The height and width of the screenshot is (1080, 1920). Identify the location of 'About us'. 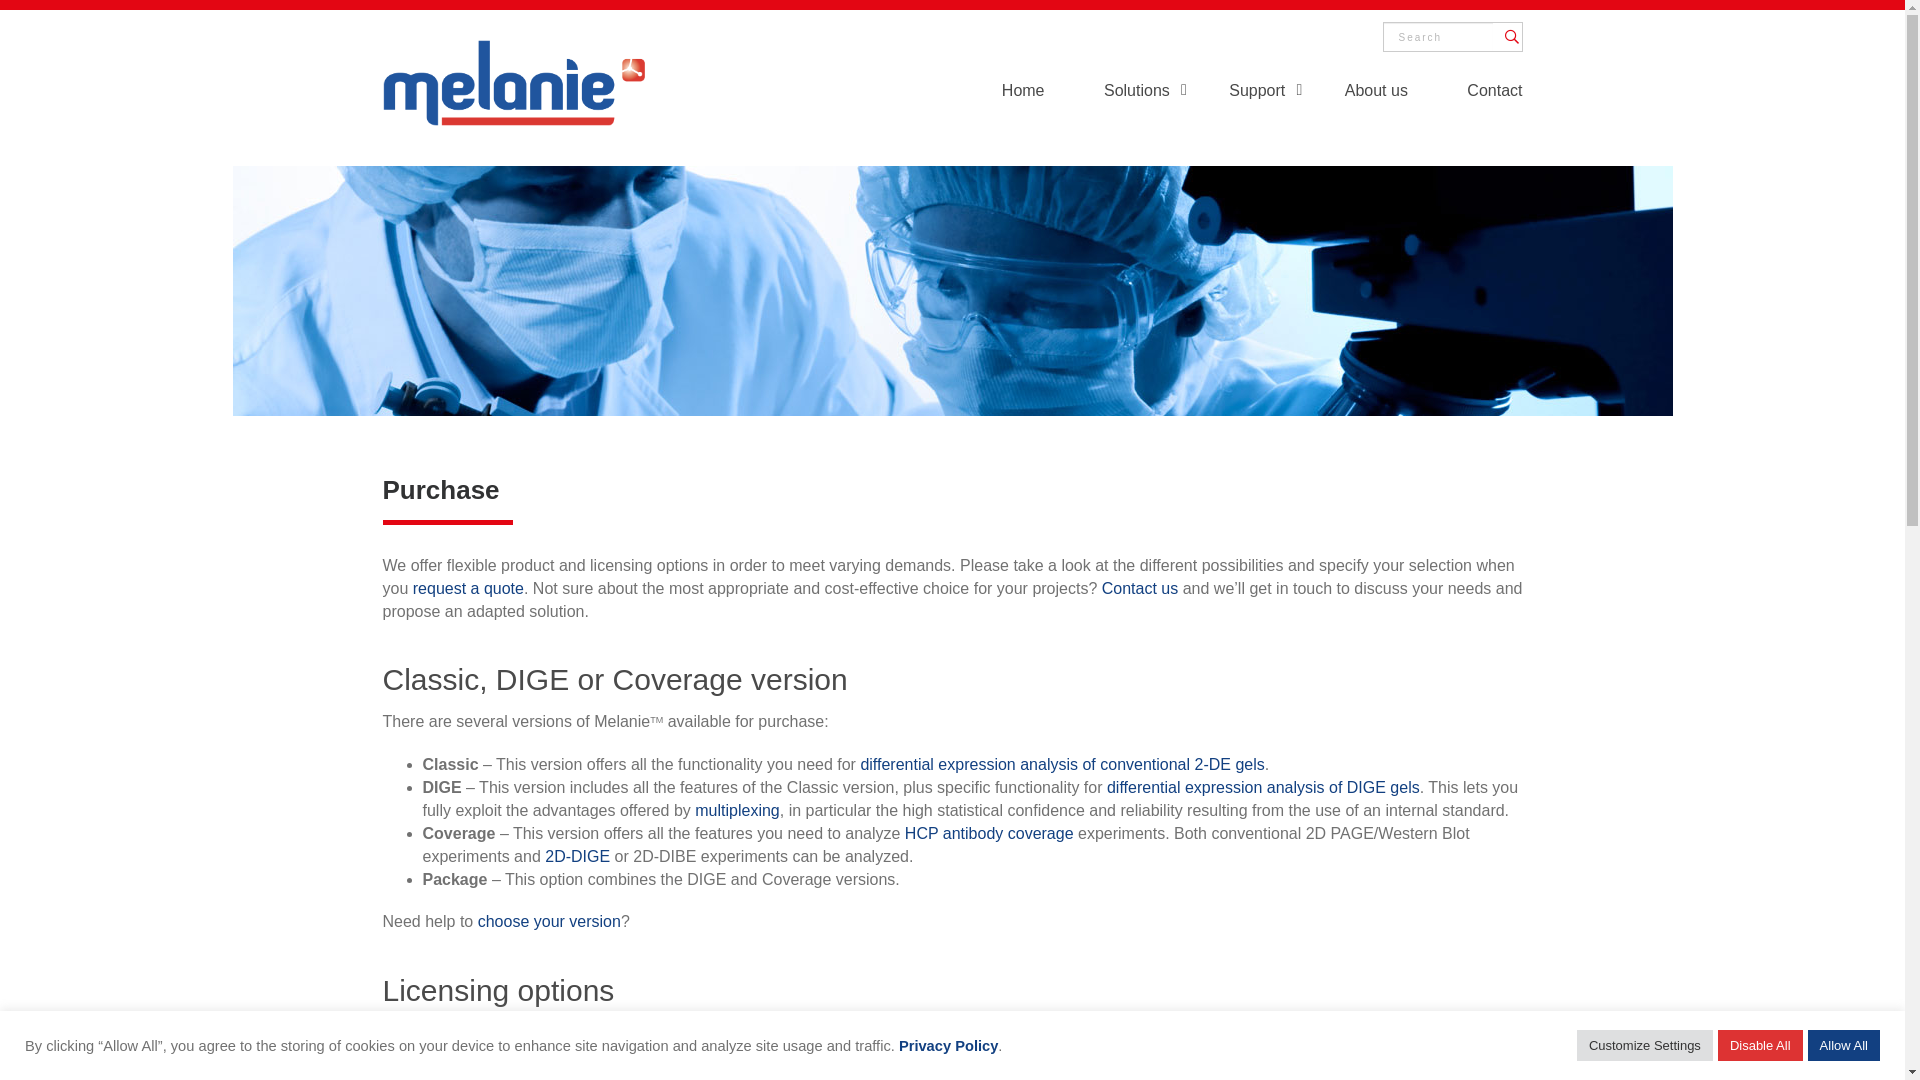
(1375, 93).